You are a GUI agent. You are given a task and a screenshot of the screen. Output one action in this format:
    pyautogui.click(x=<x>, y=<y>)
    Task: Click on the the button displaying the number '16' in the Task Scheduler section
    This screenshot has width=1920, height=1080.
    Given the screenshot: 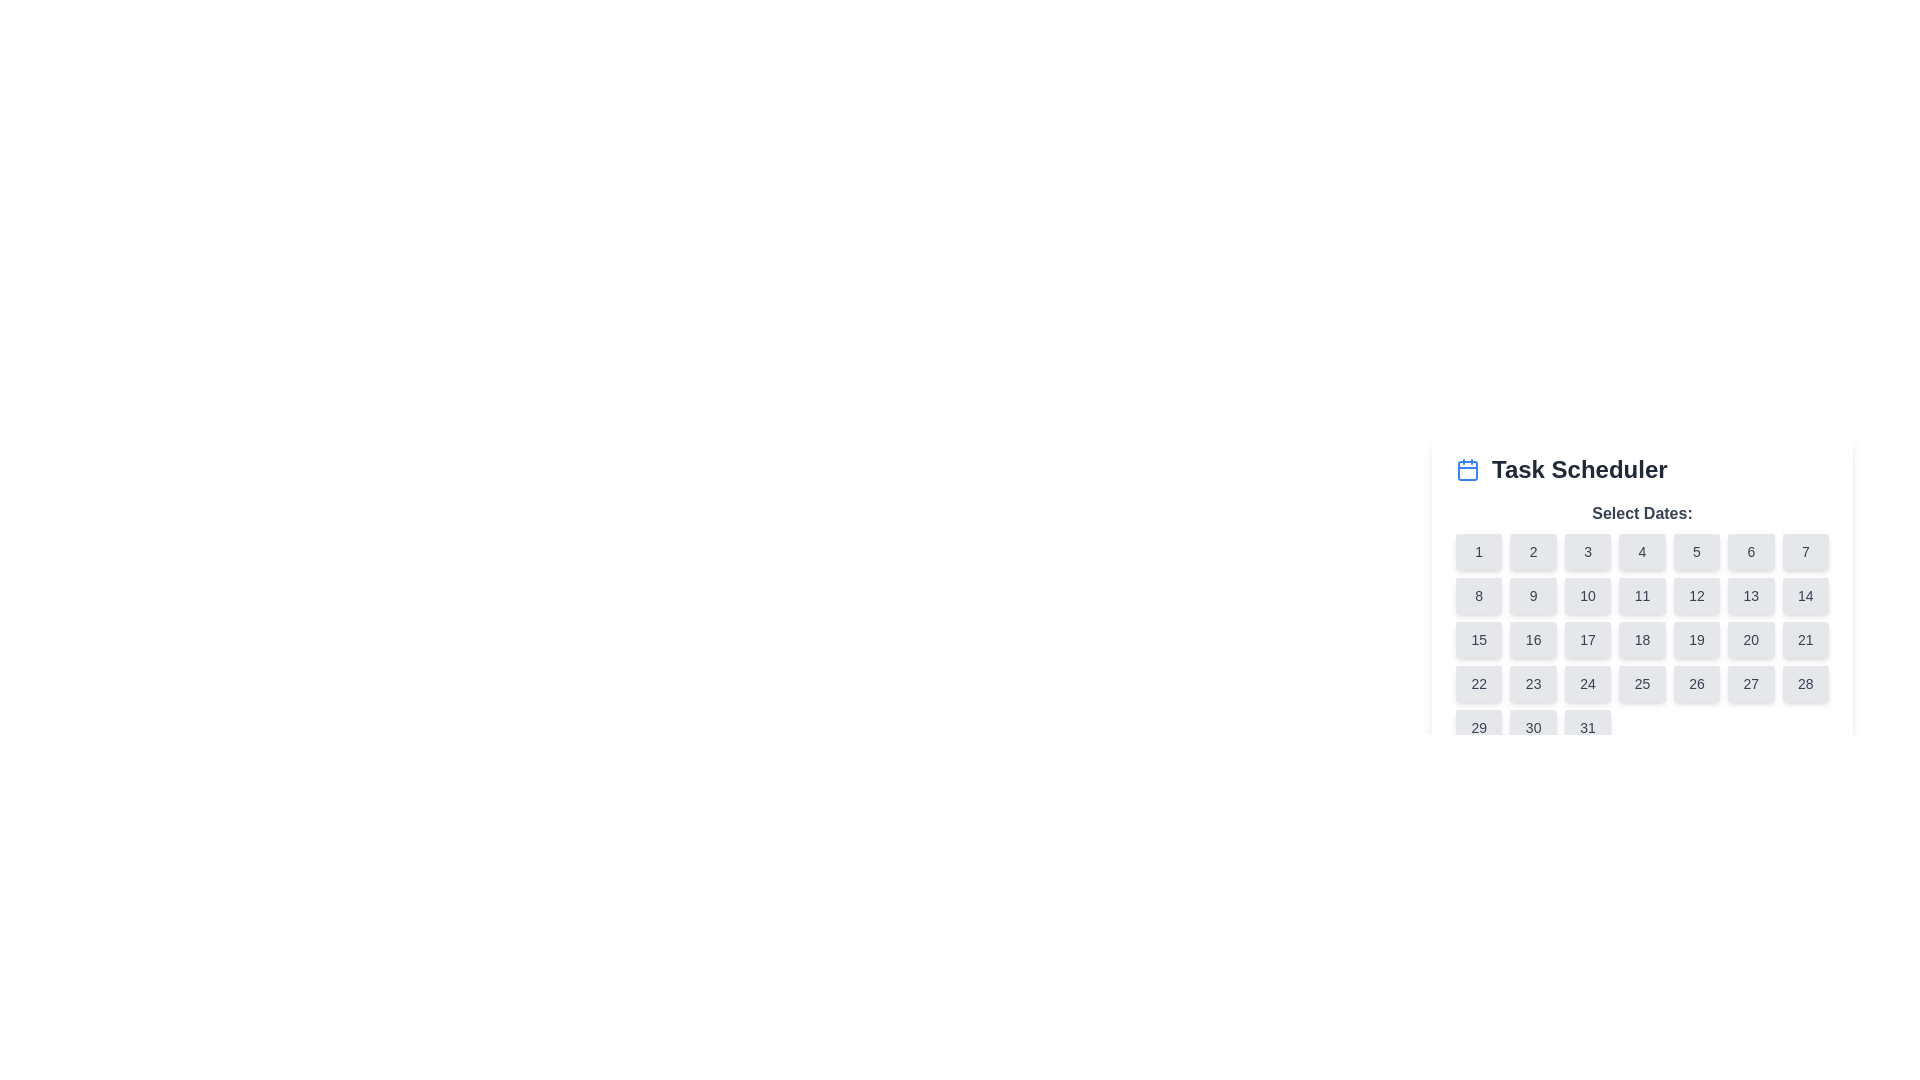 What is the action you would take?
    pyautogui.click(x=1532, y=640)
    